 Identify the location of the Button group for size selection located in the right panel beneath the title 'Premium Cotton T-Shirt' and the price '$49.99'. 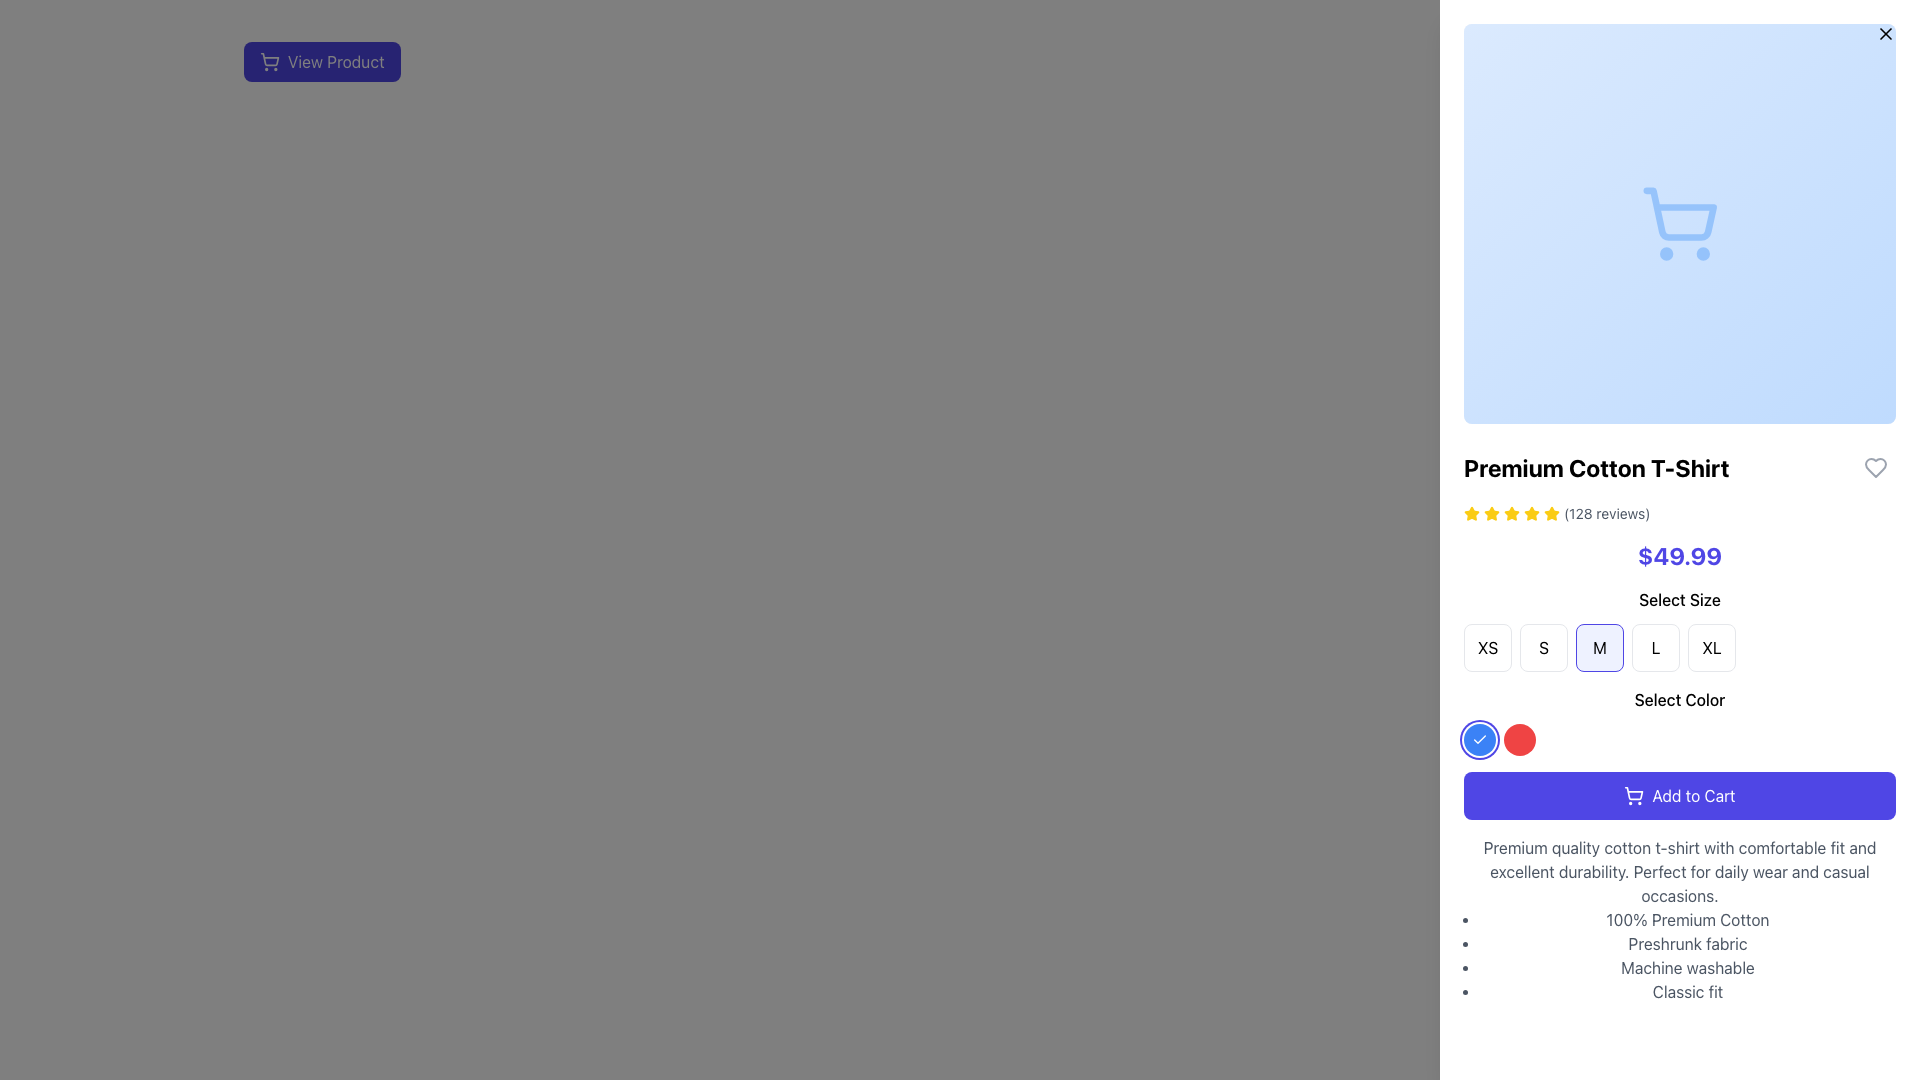
(1680, 628).